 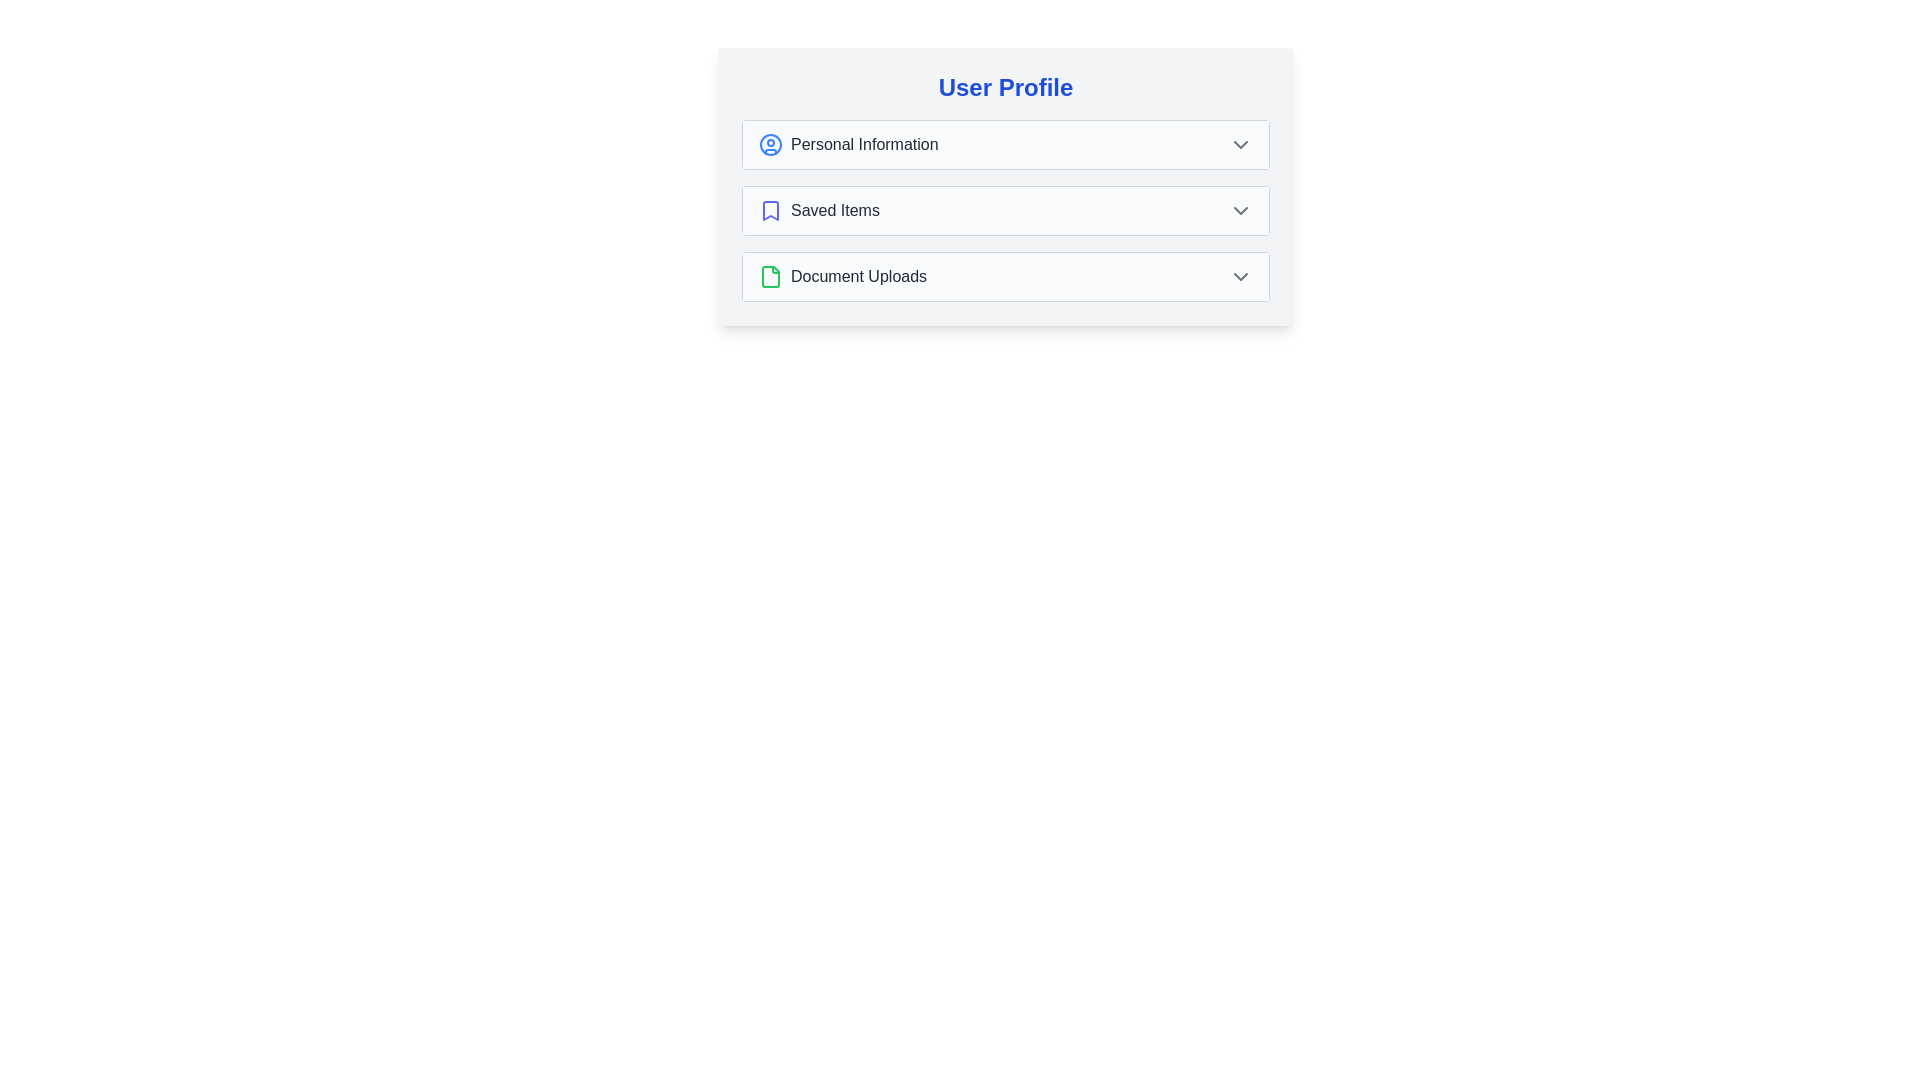 What do you see at coordinates (770, 277) in the screenshot?
I see `the 'Document Uploads' icon located to the far-left of the corresponding text label in the 'User Profile' section for detailed inspection` at bounding box center [770, 277].